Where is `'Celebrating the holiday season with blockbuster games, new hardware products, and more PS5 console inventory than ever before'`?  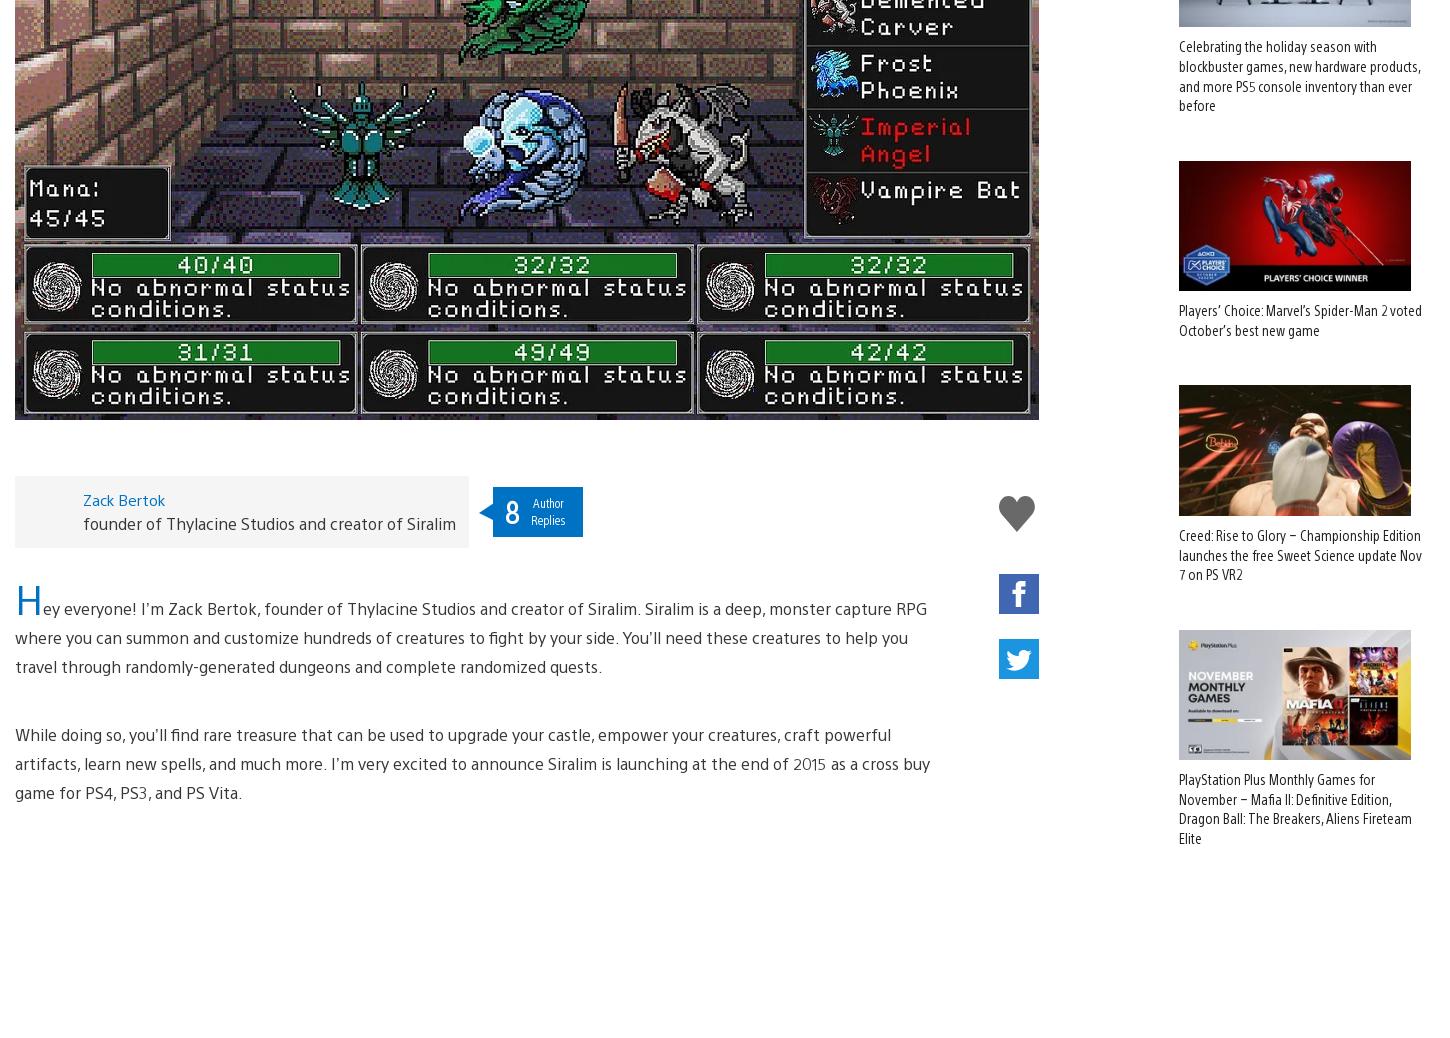
'Celebrating the holiday season with blockbuster games, new hardware products, and more PS5 console inventory than ever before' is located at coordinates (1299, 42).